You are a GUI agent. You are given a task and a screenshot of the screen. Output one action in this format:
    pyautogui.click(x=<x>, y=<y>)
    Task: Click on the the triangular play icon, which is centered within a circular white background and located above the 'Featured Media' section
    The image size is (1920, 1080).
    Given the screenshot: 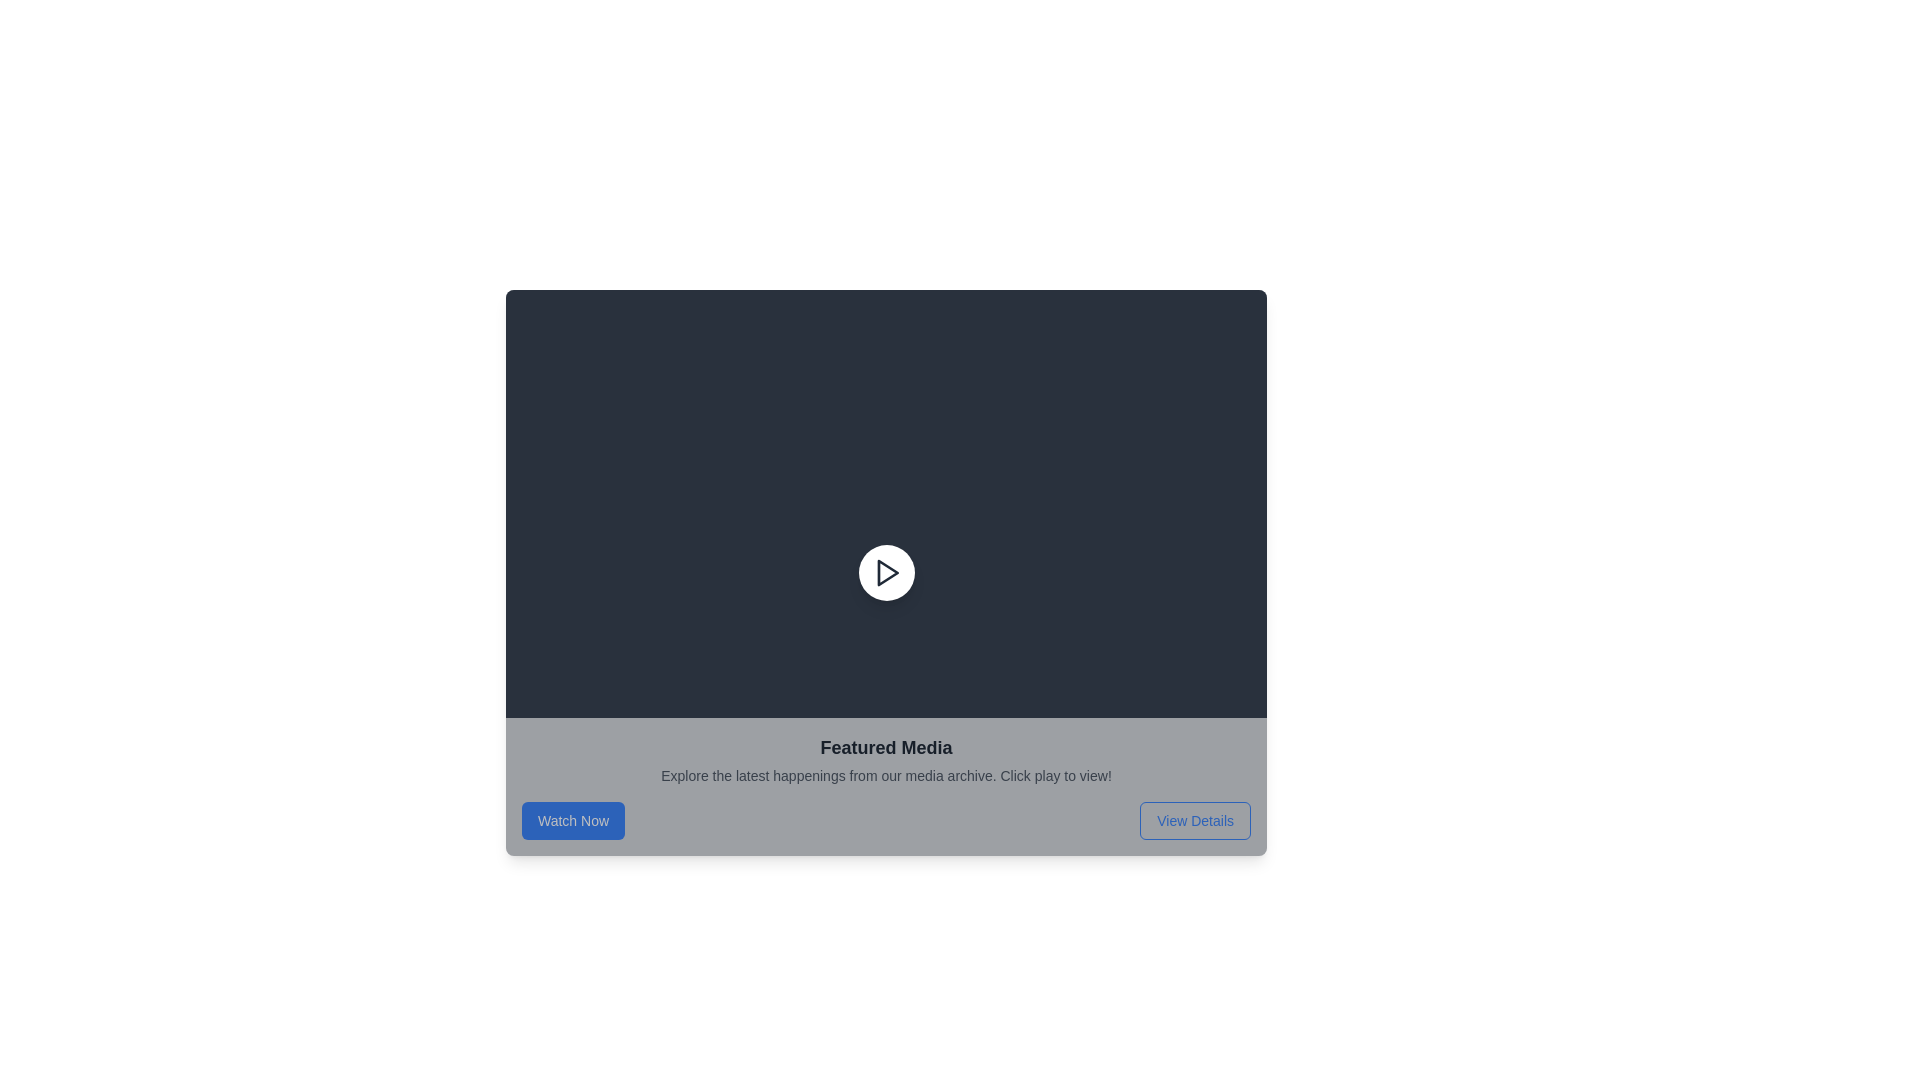 What is the action you would take?
    pyautogui.click(x=885, y=573)
    